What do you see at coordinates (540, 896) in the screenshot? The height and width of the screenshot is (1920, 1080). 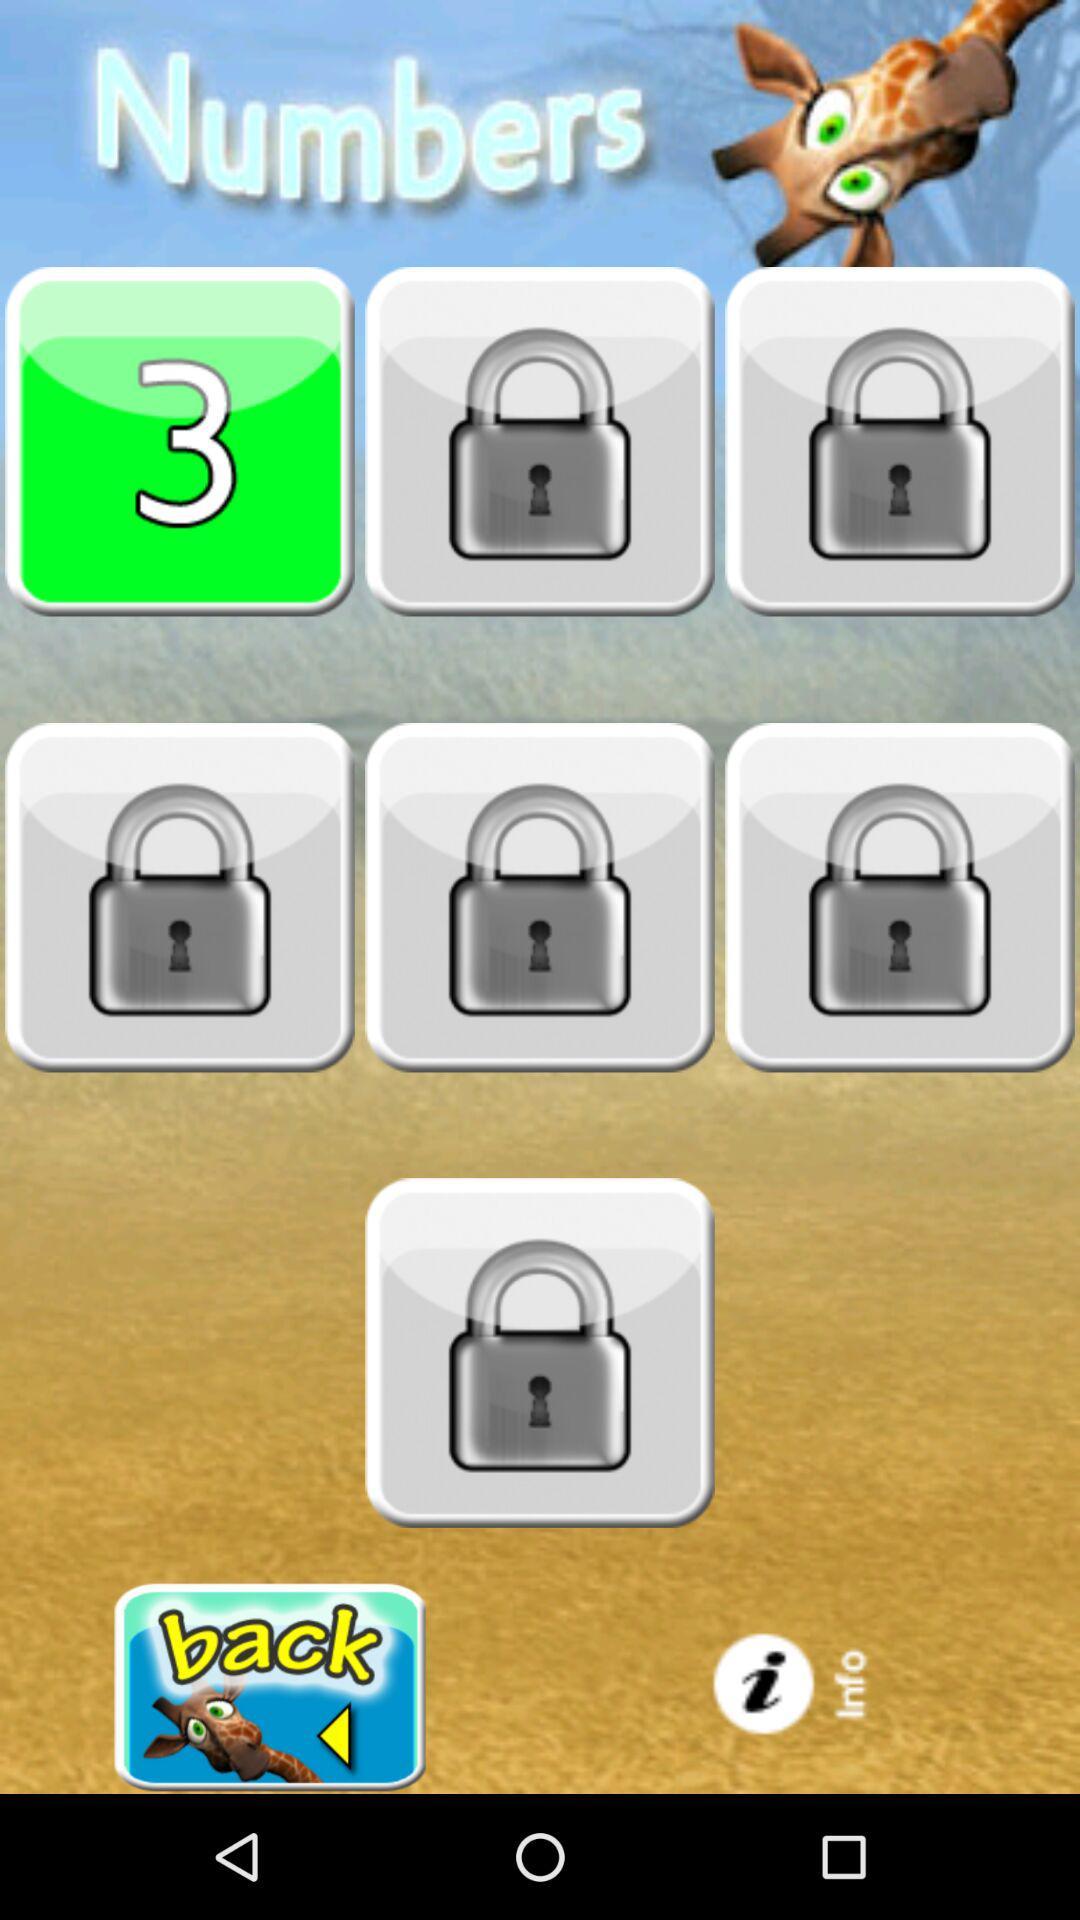 I see `touch locked chapter` at bounding box center [540, 896].